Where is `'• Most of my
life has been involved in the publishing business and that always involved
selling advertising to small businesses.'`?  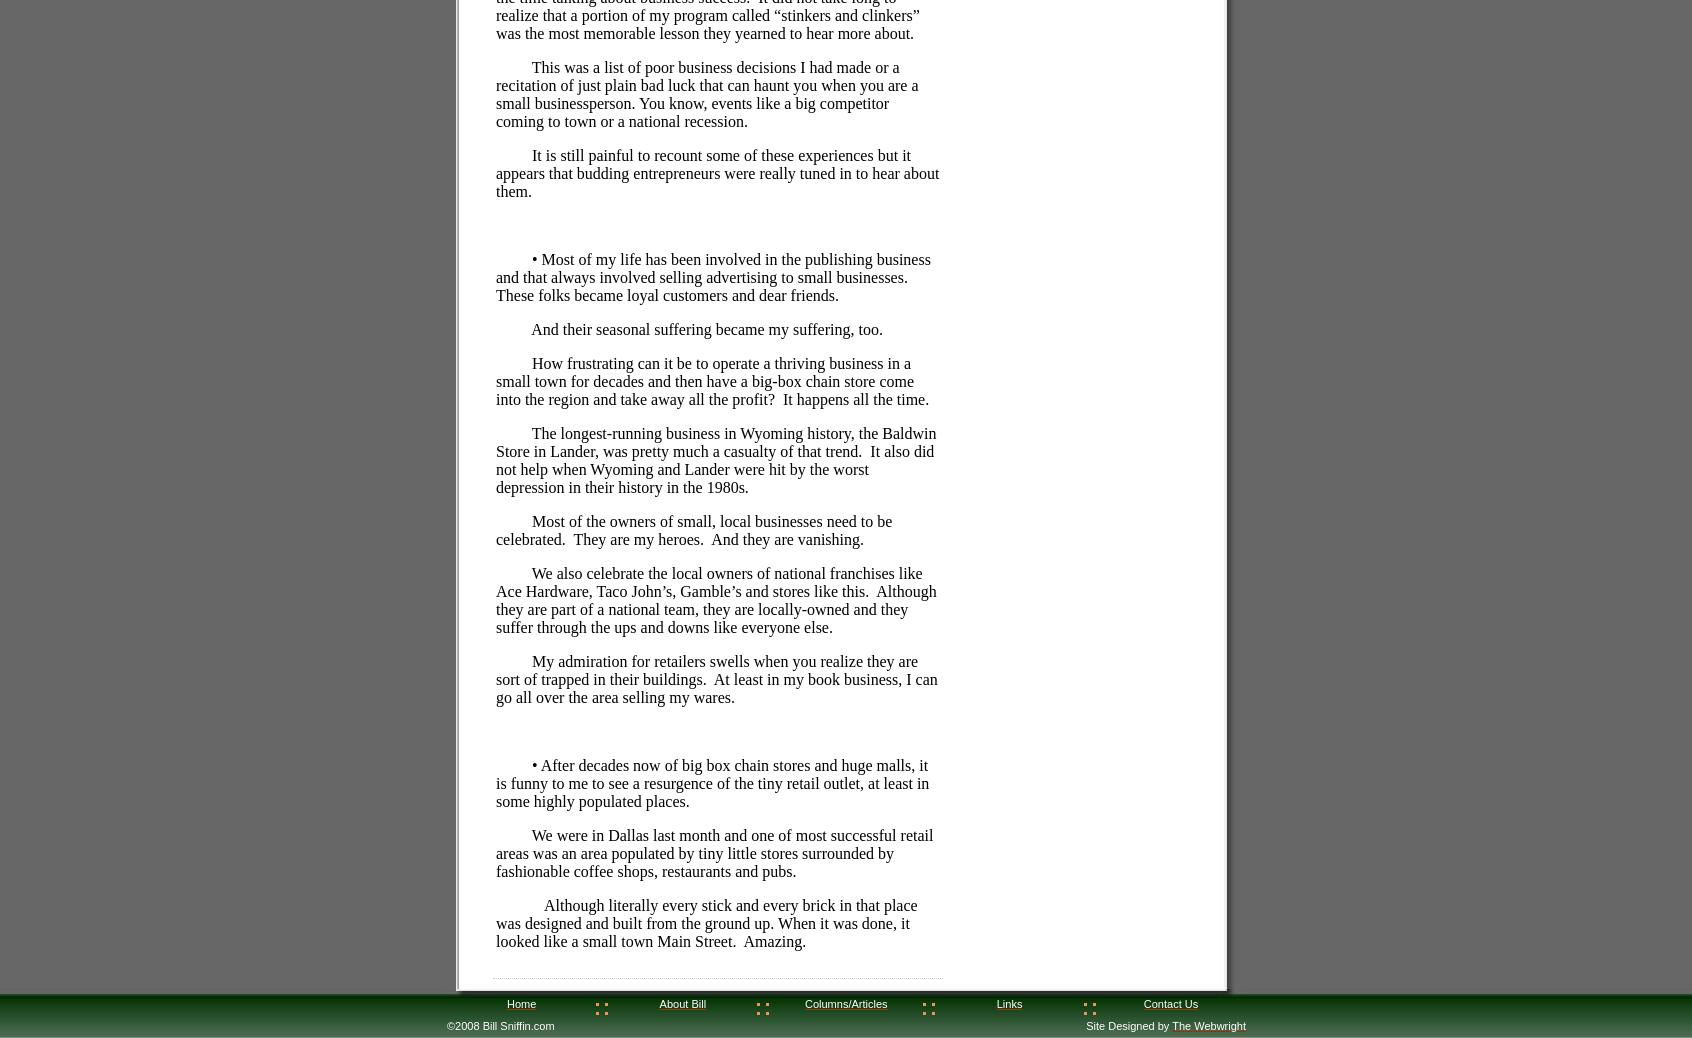
'• Most of my
life has been involved in the publishing business and that always involved
selling advertising to small businesses.' is located at coordinates (712, 267).